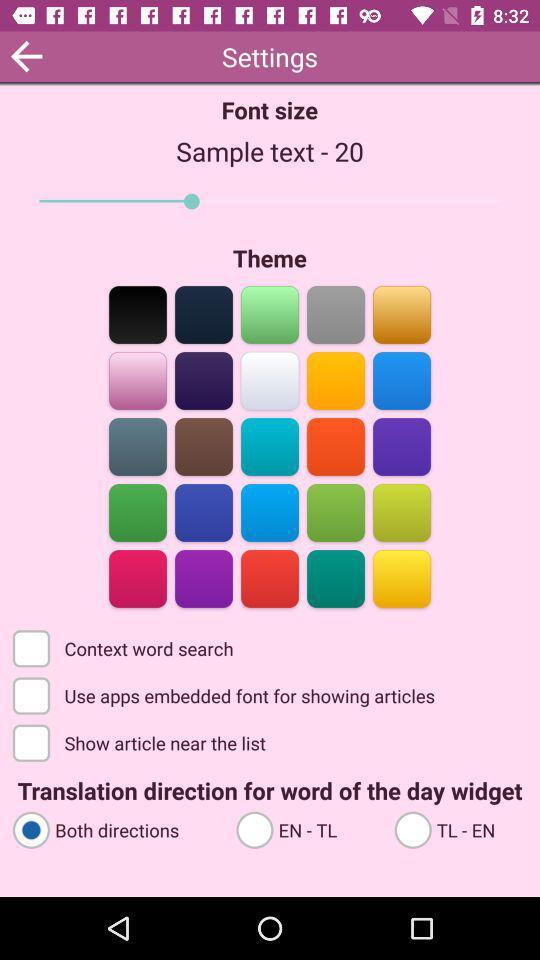 The width and height of the screenshot is (540, 960). I want to click on the color bar, so click(401, 313).